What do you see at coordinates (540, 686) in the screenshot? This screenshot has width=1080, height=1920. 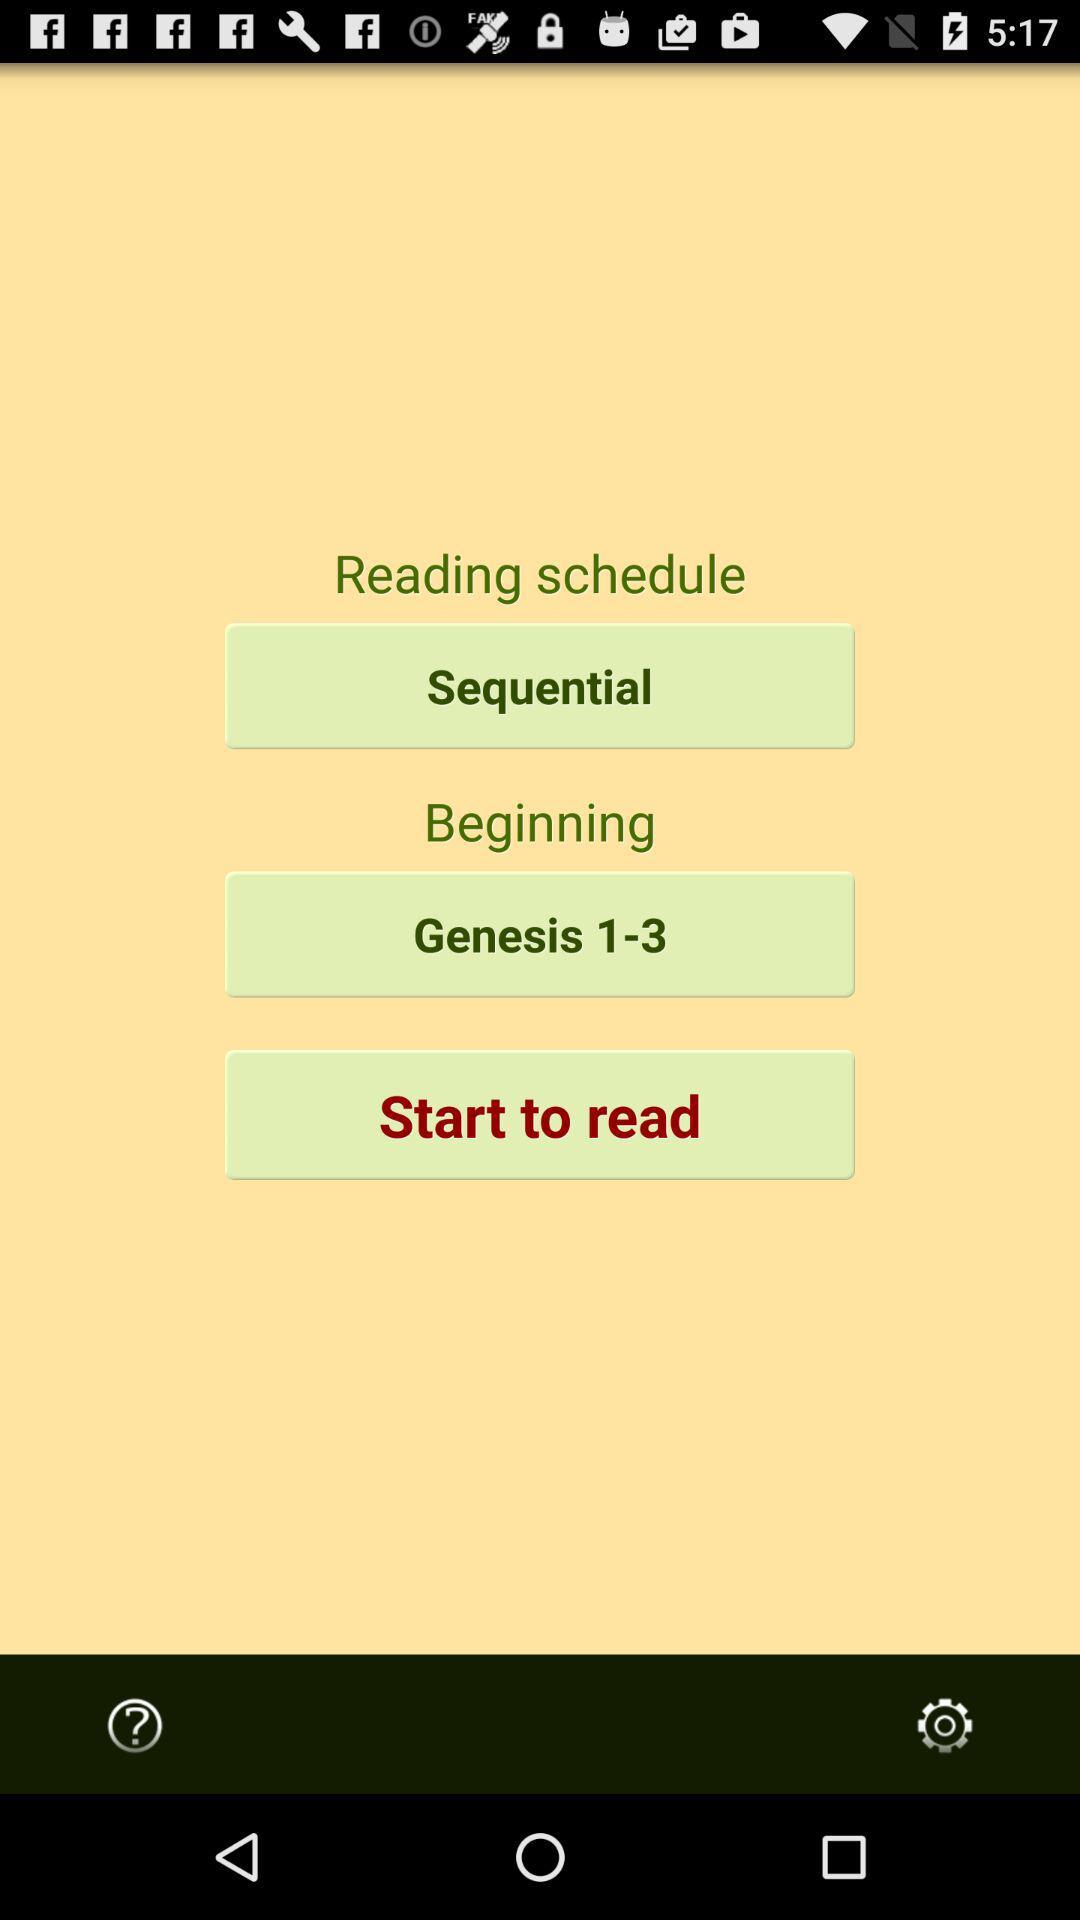 I see `sequential button` at bounding box center [540, 686].